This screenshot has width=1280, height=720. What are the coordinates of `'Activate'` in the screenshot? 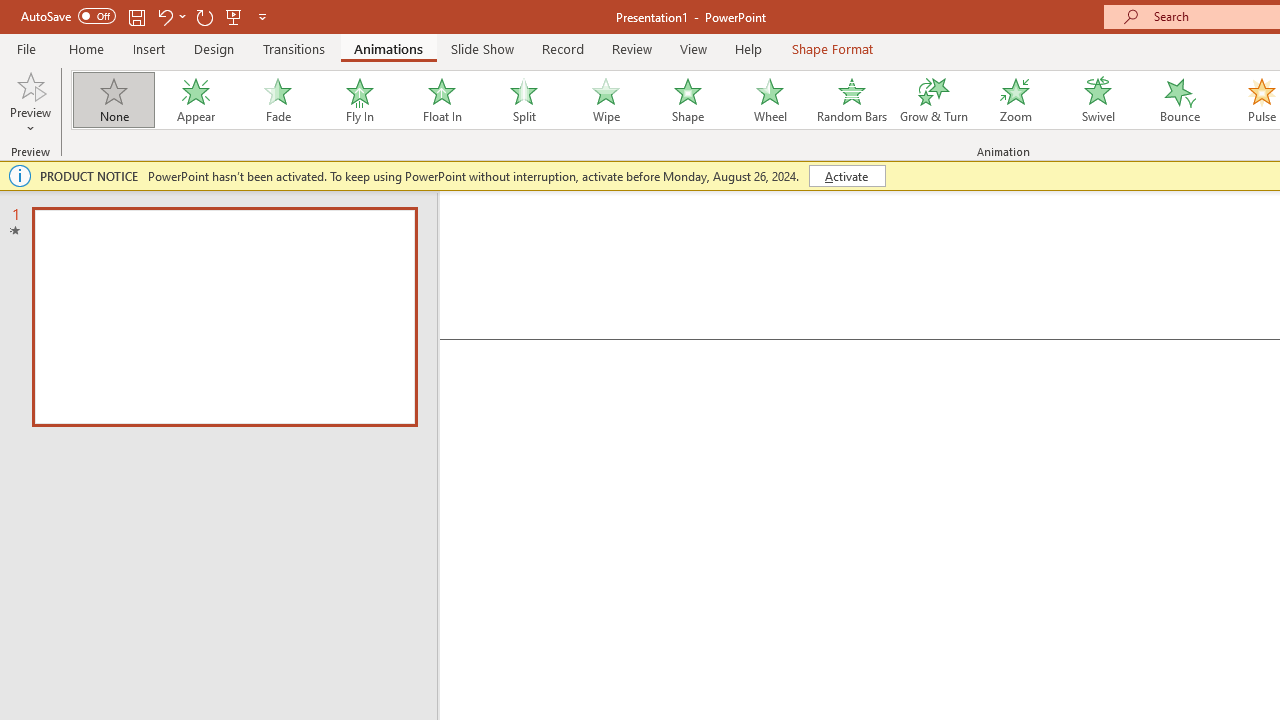 It's located at (847, 175).